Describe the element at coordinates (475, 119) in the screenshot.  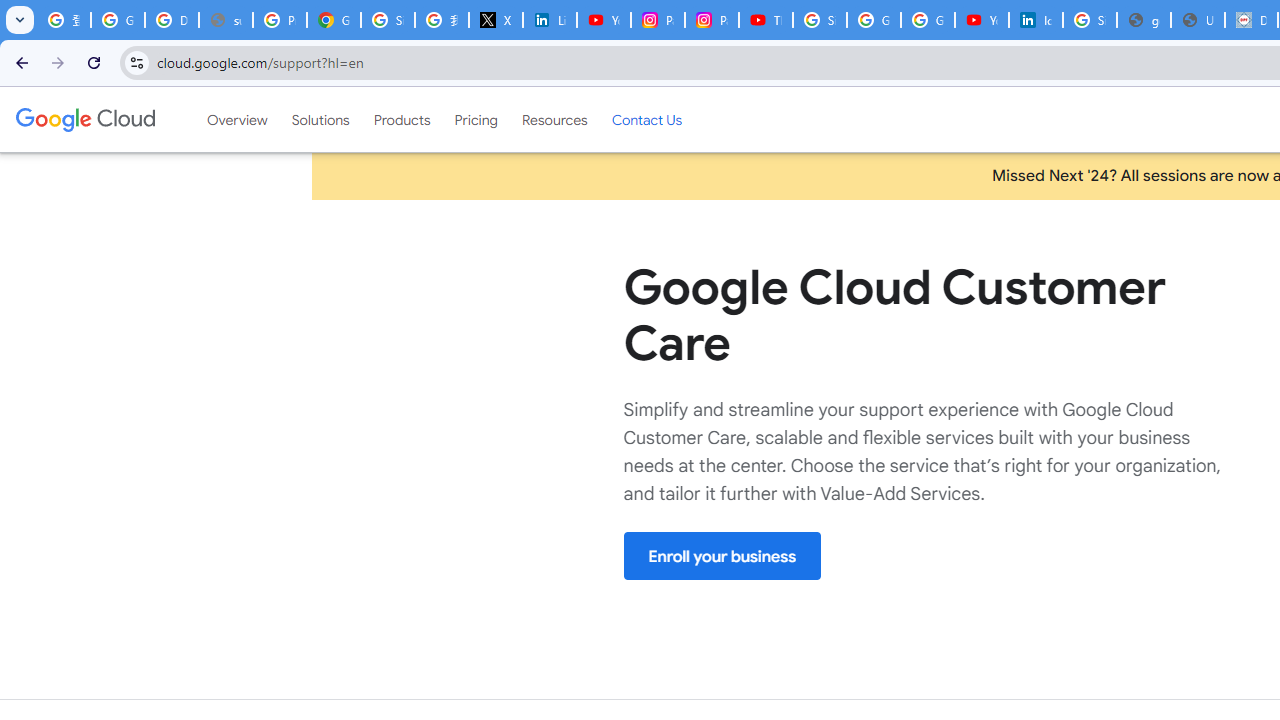
I see `'Pricing'` at that location.